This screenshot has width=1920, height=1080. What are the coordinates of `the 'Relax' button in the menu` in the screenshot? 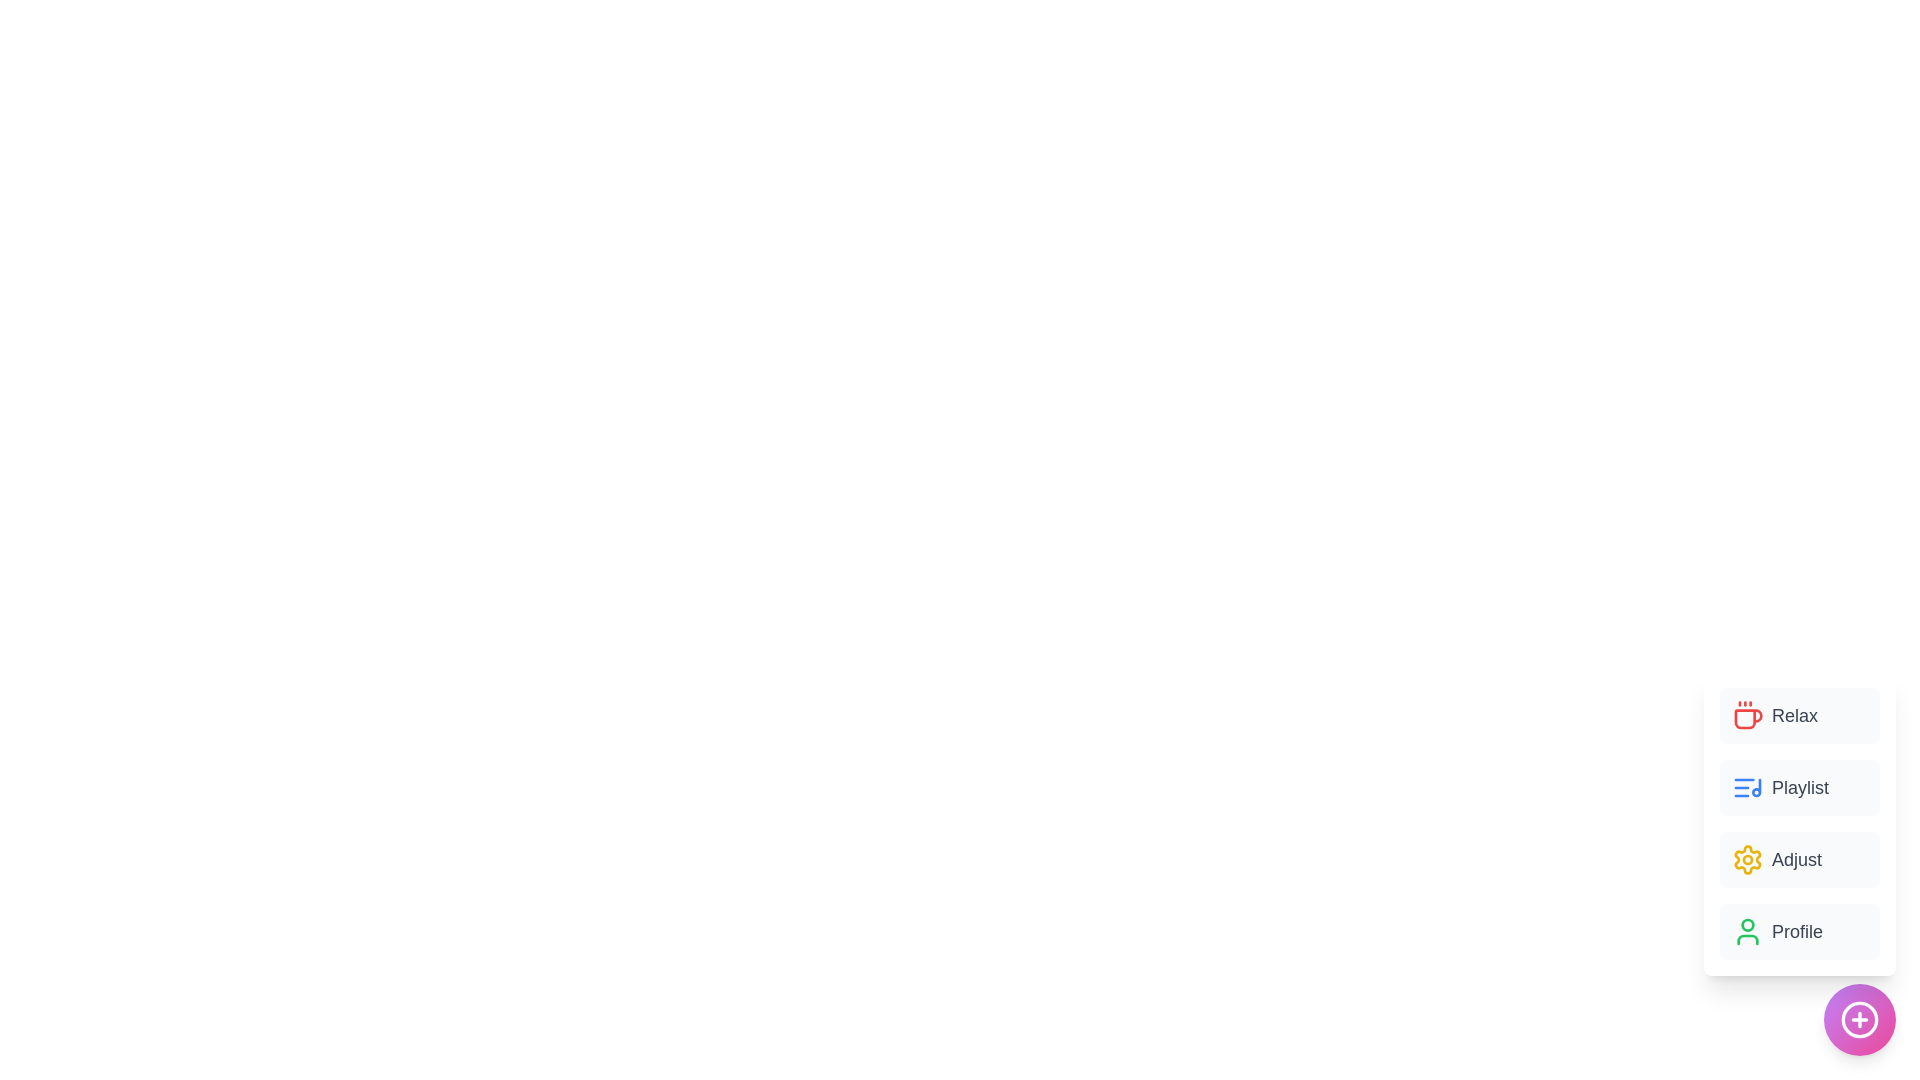 It's located at (1800, 715).